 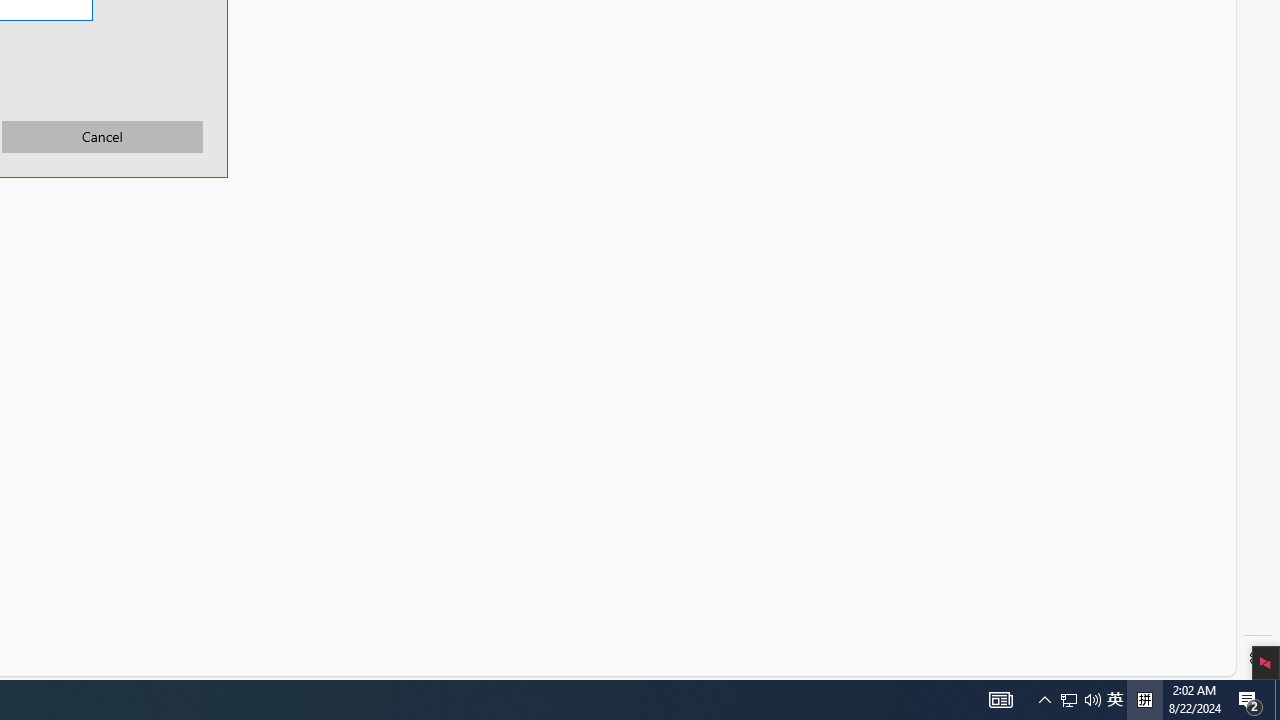 I want to click on 'Cancel', so click(x=102, y=135).